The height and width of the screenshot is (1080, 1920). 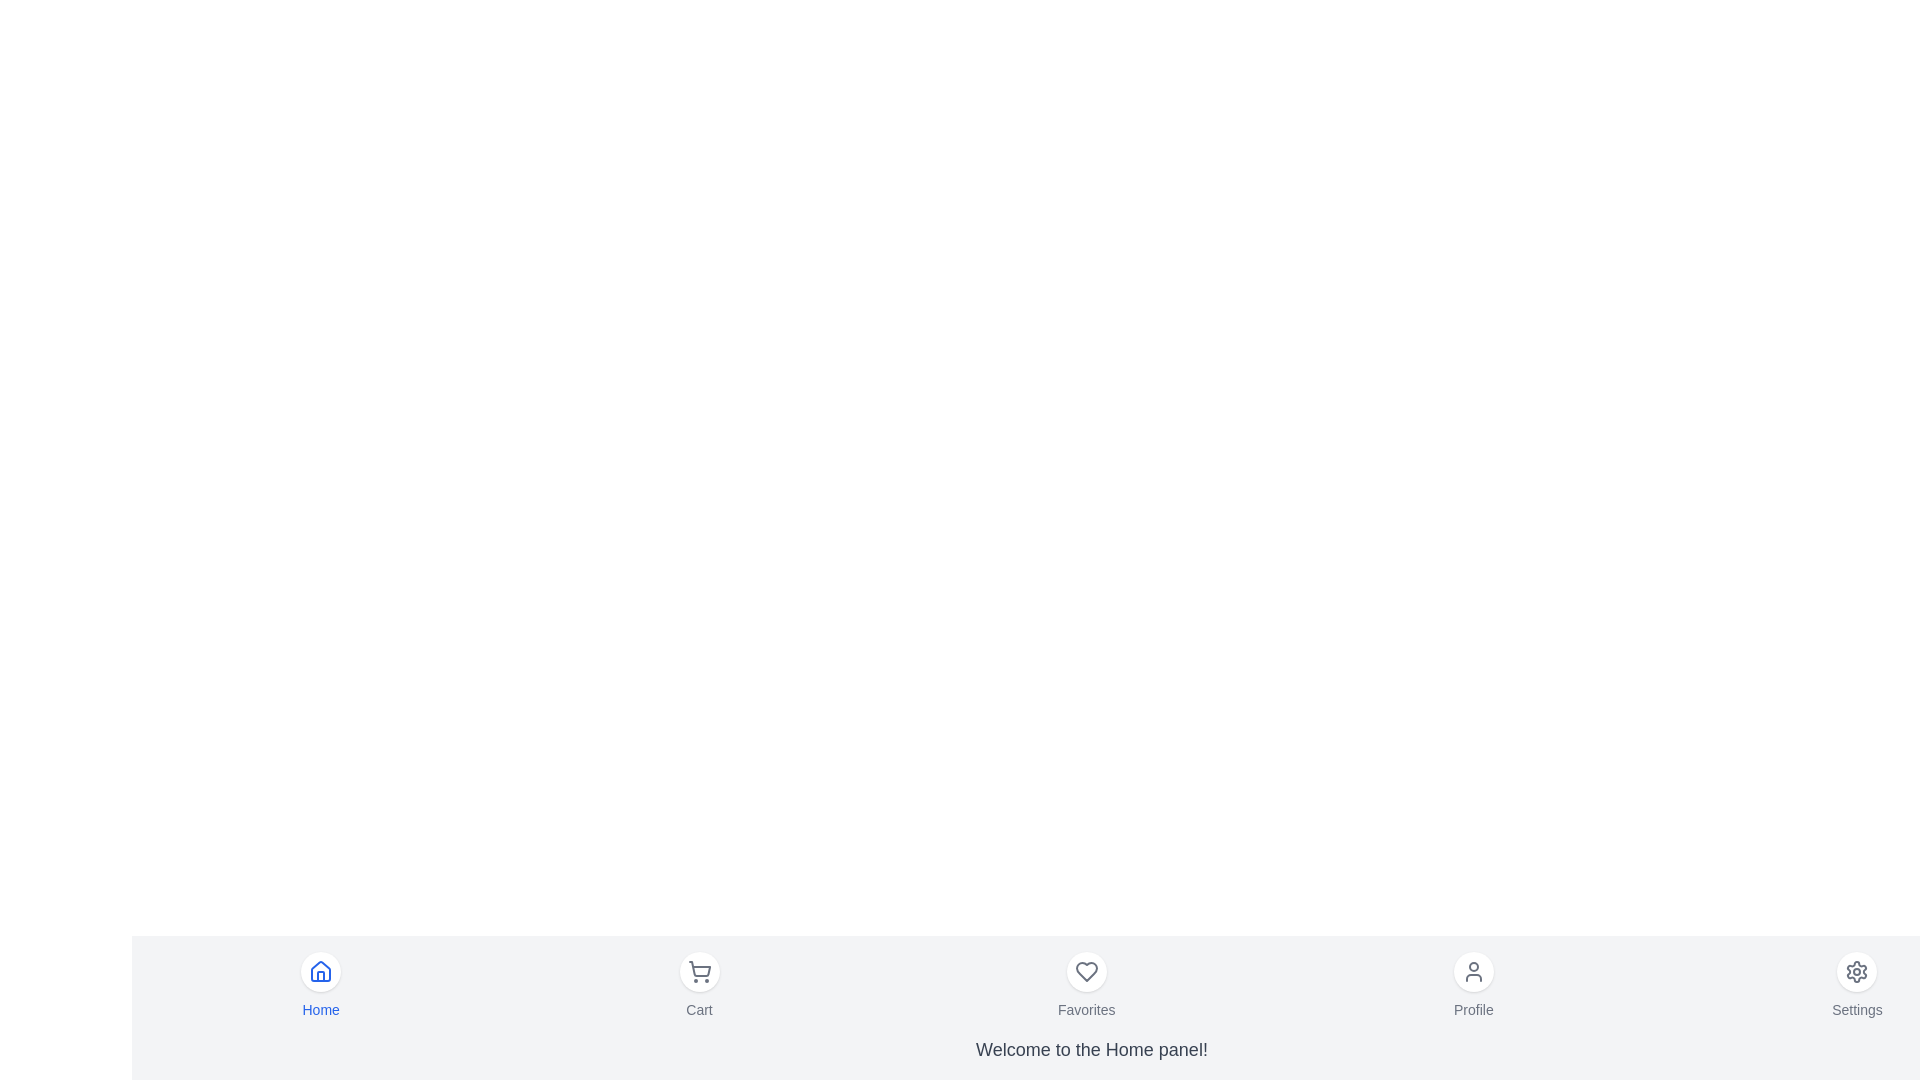 I want to click on the menu item labeled Favorites to observe the hover effect, so click(x=1085, y=985).